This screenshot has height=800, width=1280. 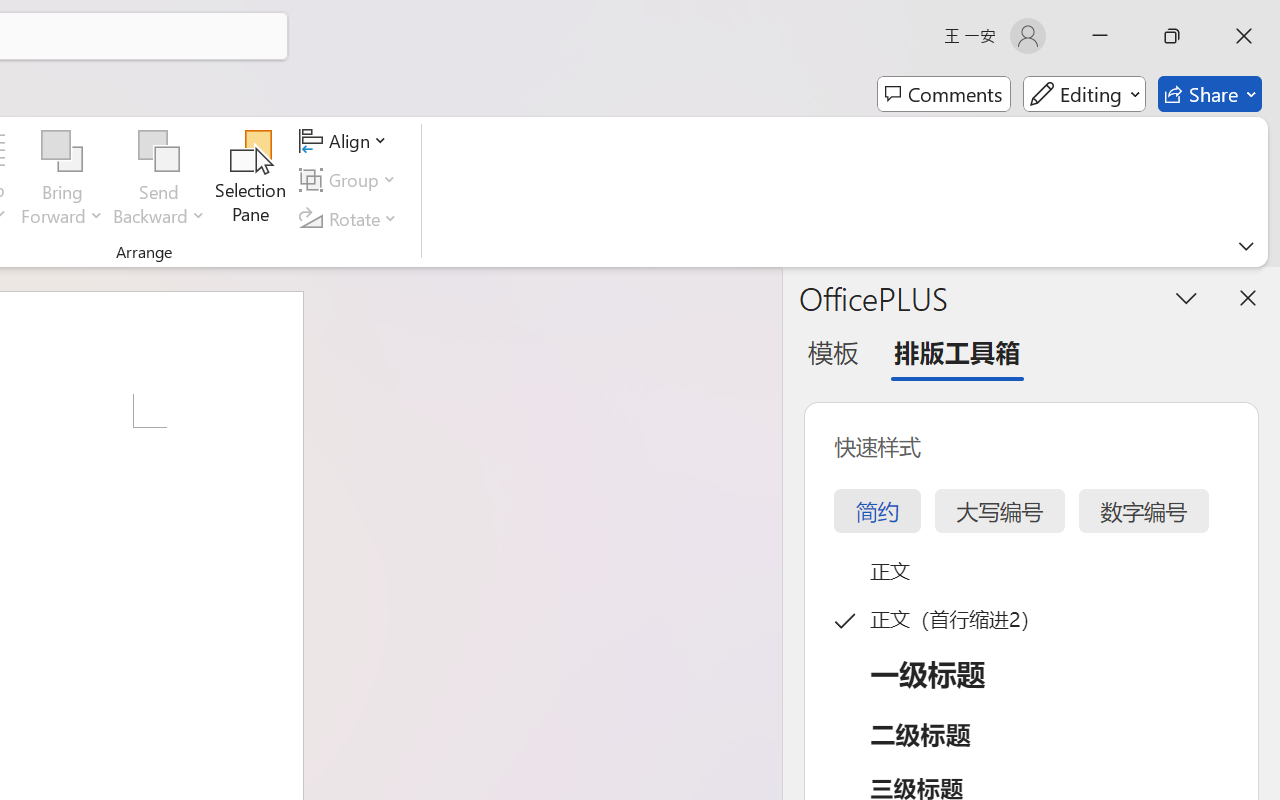 I want to click on 'Send Backward', so click(x=158, y=179).